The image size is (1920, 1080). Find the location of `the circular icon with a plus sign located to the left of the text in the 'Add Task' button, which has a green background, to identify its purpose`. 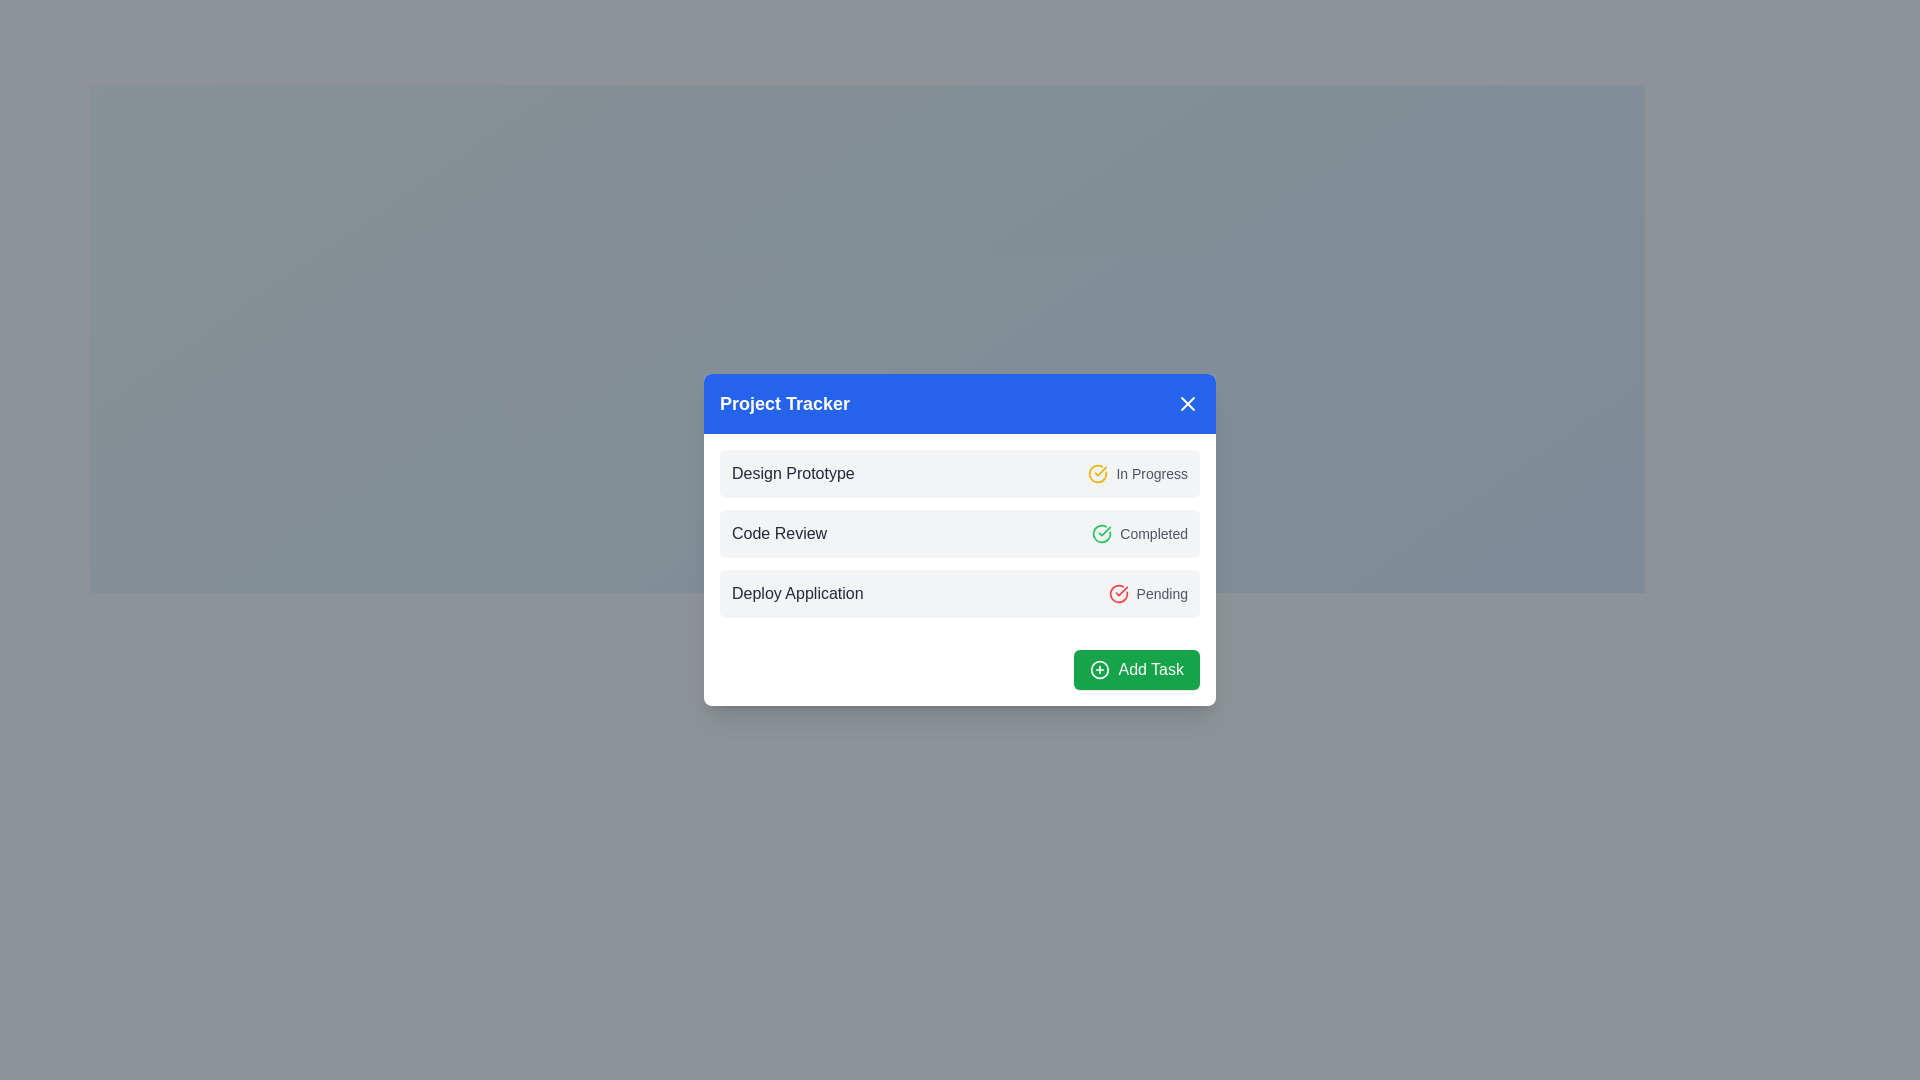

the circular icon with a plus sign located to the left of the text in the 'Add Task' button, which has a green background, to identify its purpose is located at coordinates (1099, 670).